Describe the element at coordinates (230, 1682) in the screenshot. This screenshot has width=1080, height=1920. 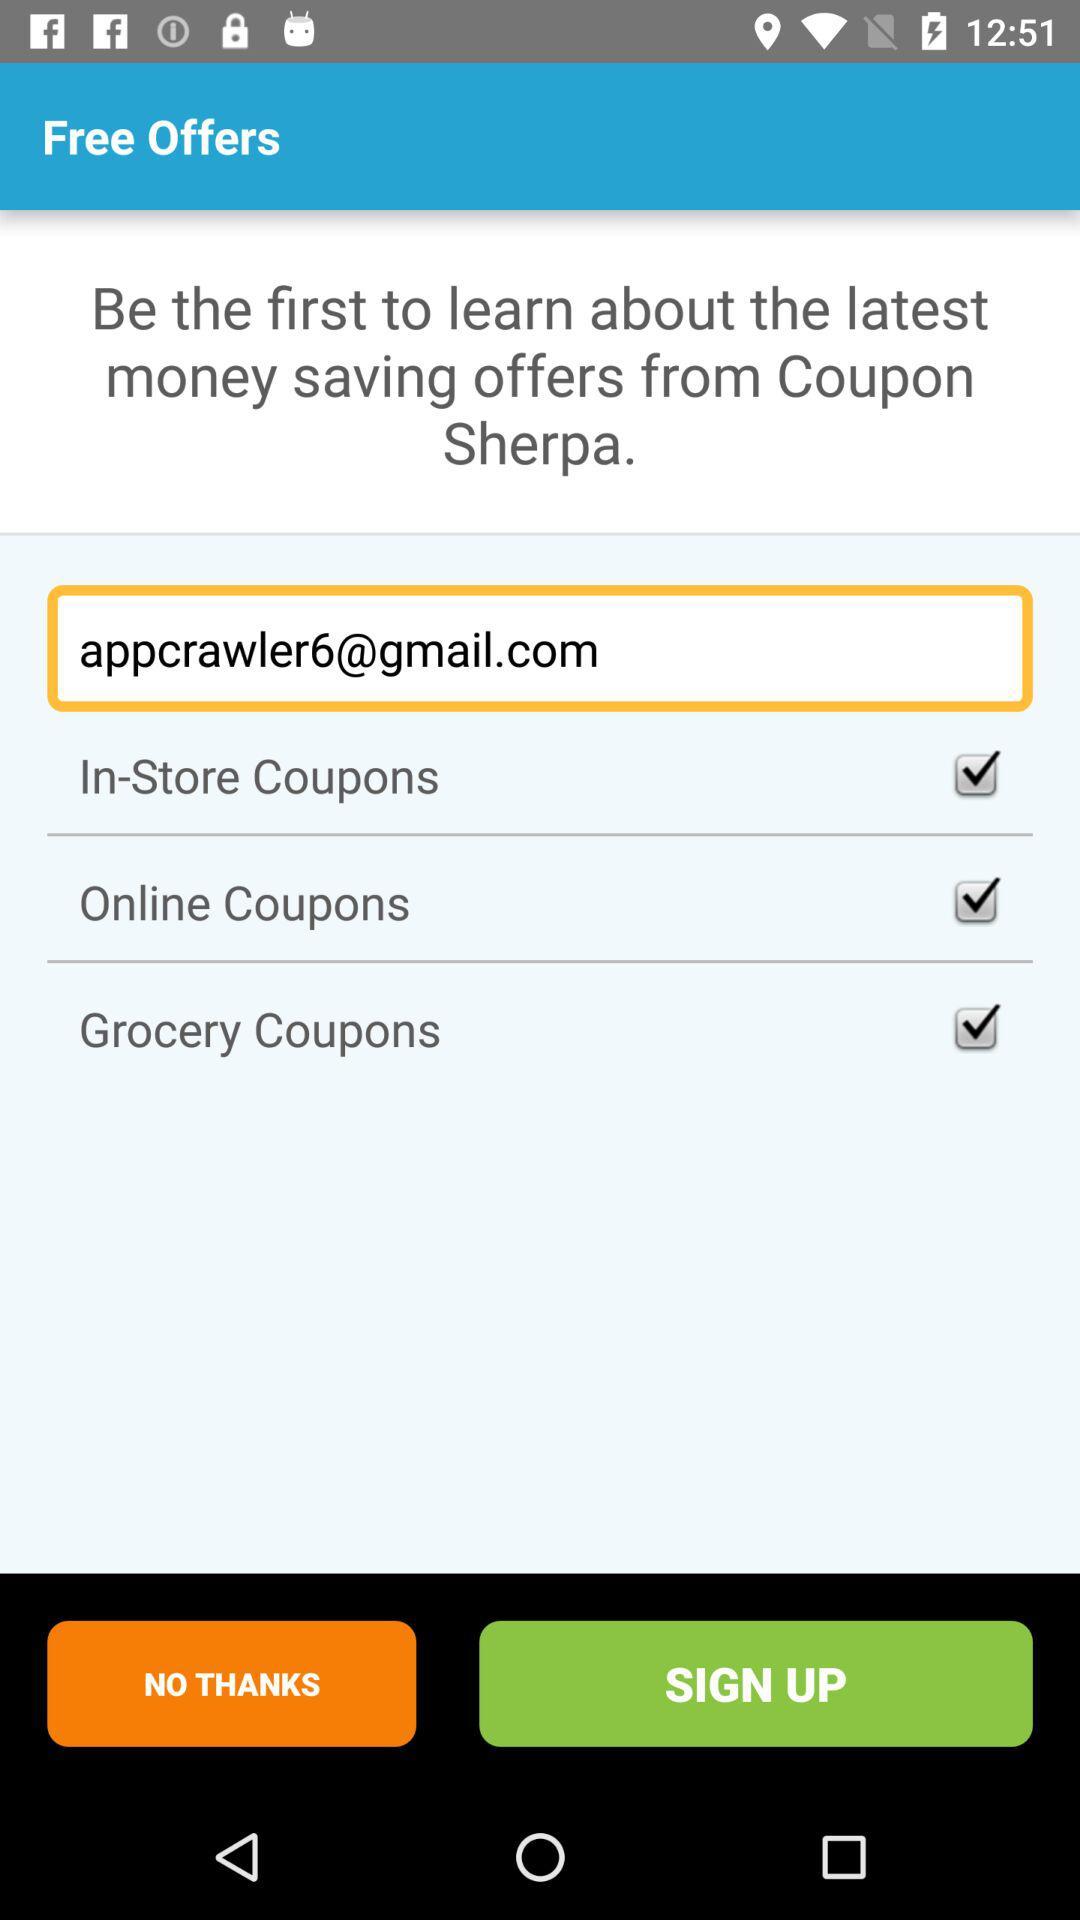
I see `the no thanks at the bottom left corner` at that location.